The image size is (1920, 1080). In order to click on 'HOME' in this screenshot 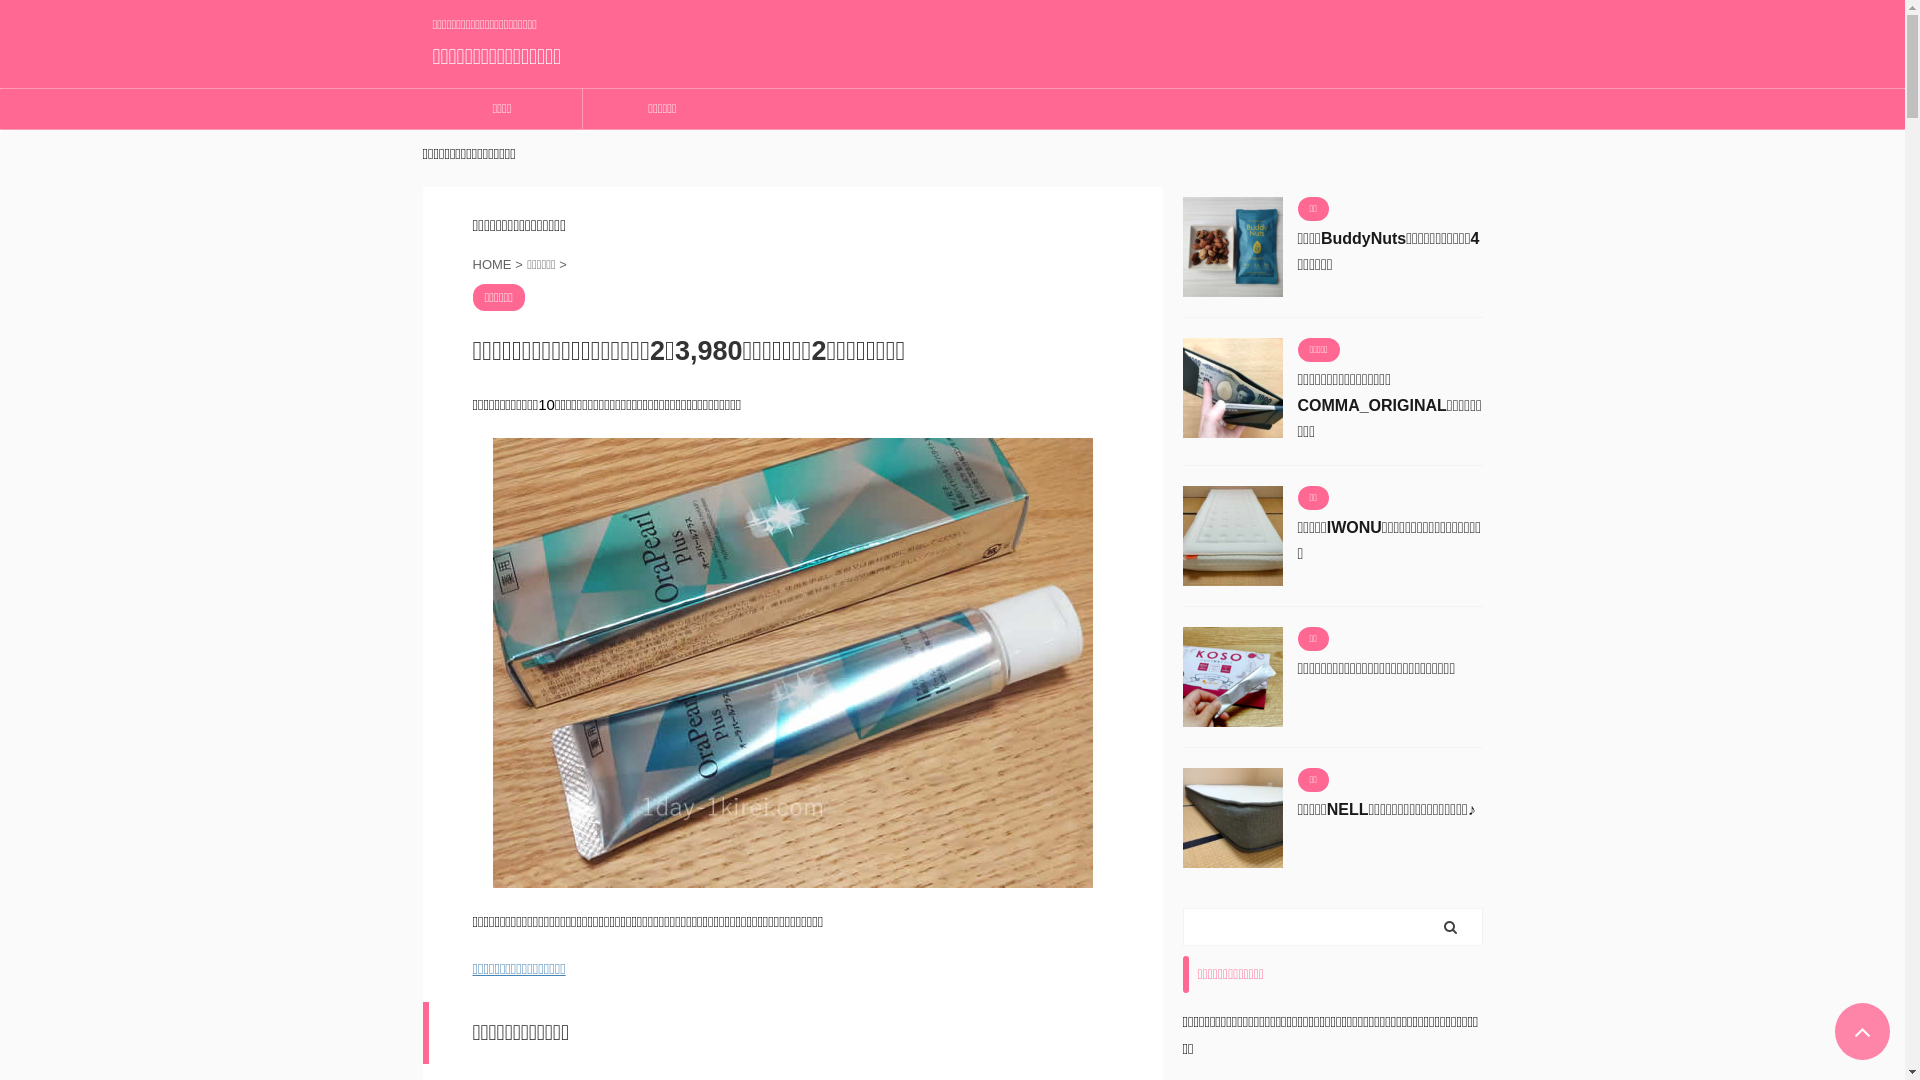, I will do `click(470, 262)`.